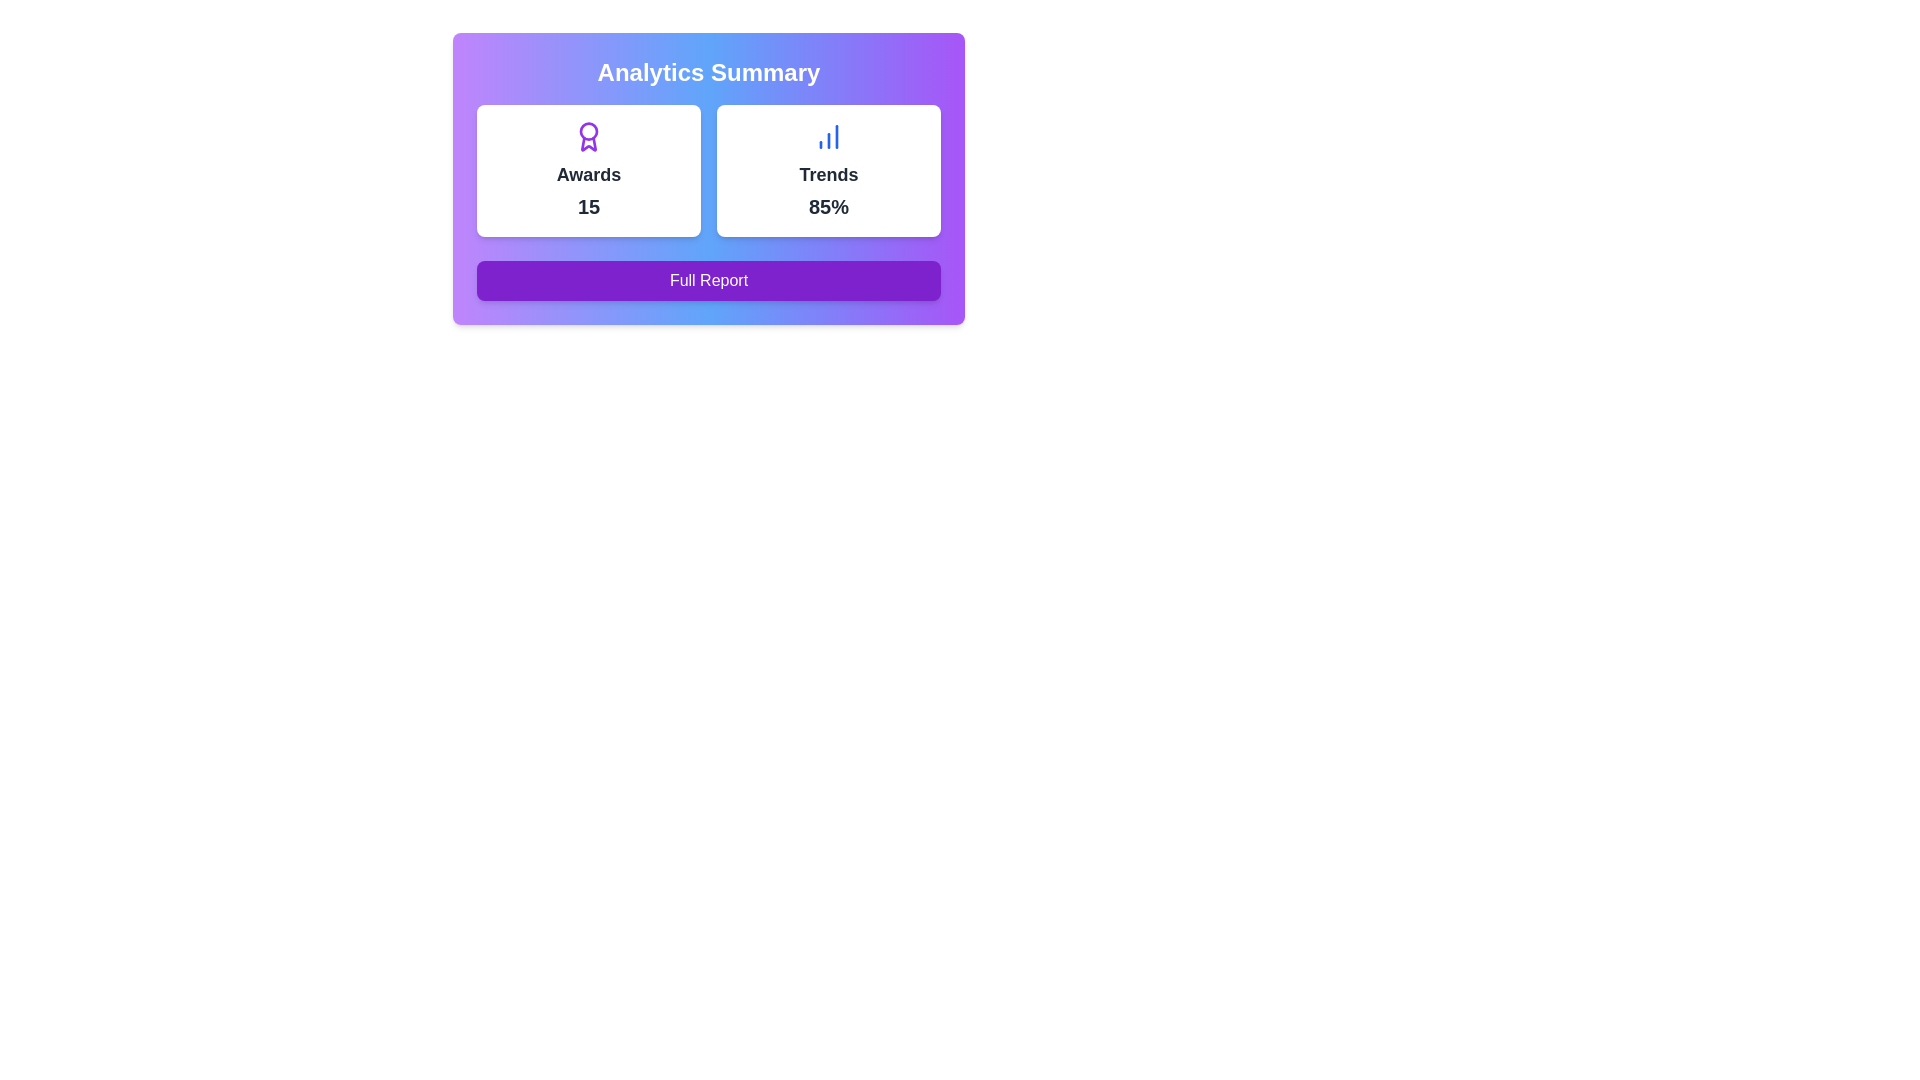 This screenshot has height=1080, width=1920. I want to click on the ribbon detail of the award icon located in the 'Analytics Summary' card, which is positioned to the left of the 'Awards' label, so click(588, 143).